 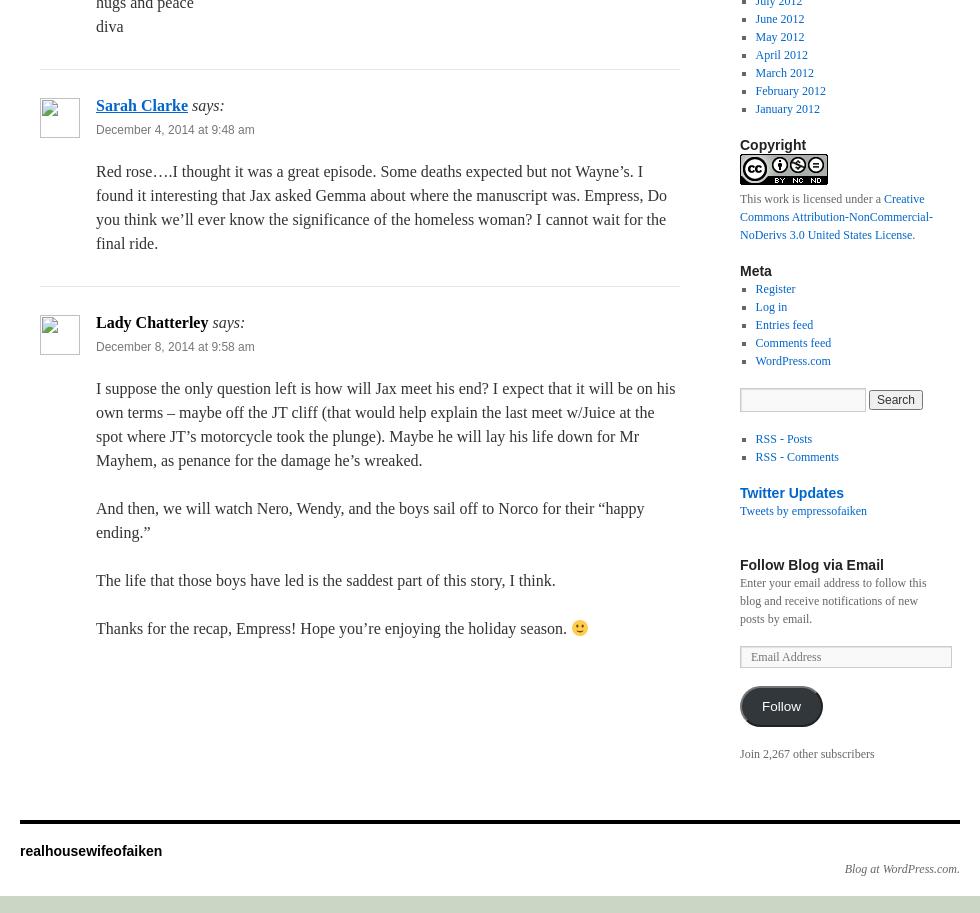 What do you see at coordinates (175, 129) in the screenshot?
I see `'December 4, 2014 at 9:48 am'` at bounding box center [175, 129].